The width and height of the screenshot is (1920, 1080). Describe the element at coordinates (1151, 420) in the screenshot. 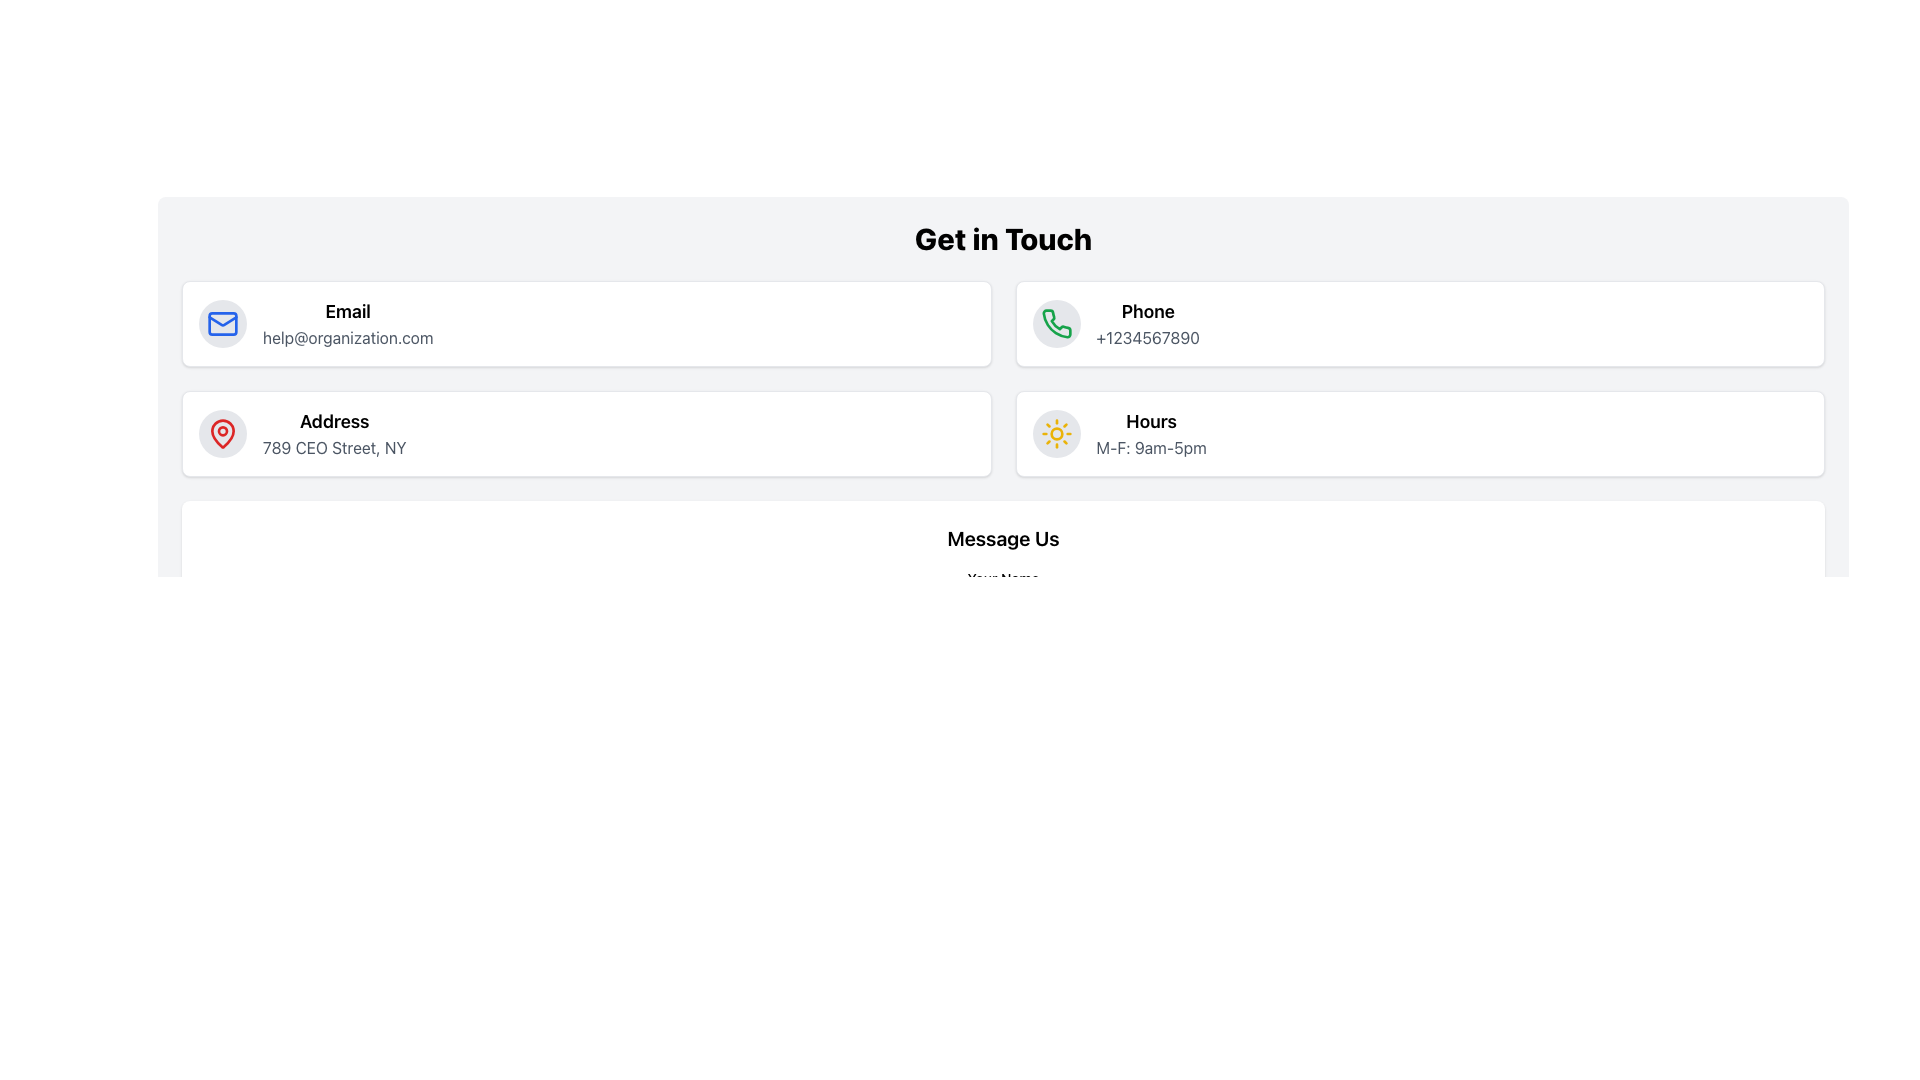

I see `the text element labeled 'Hours', which is styled in bold black font and positioned prominently above the description text within a rectangular card` at that location.